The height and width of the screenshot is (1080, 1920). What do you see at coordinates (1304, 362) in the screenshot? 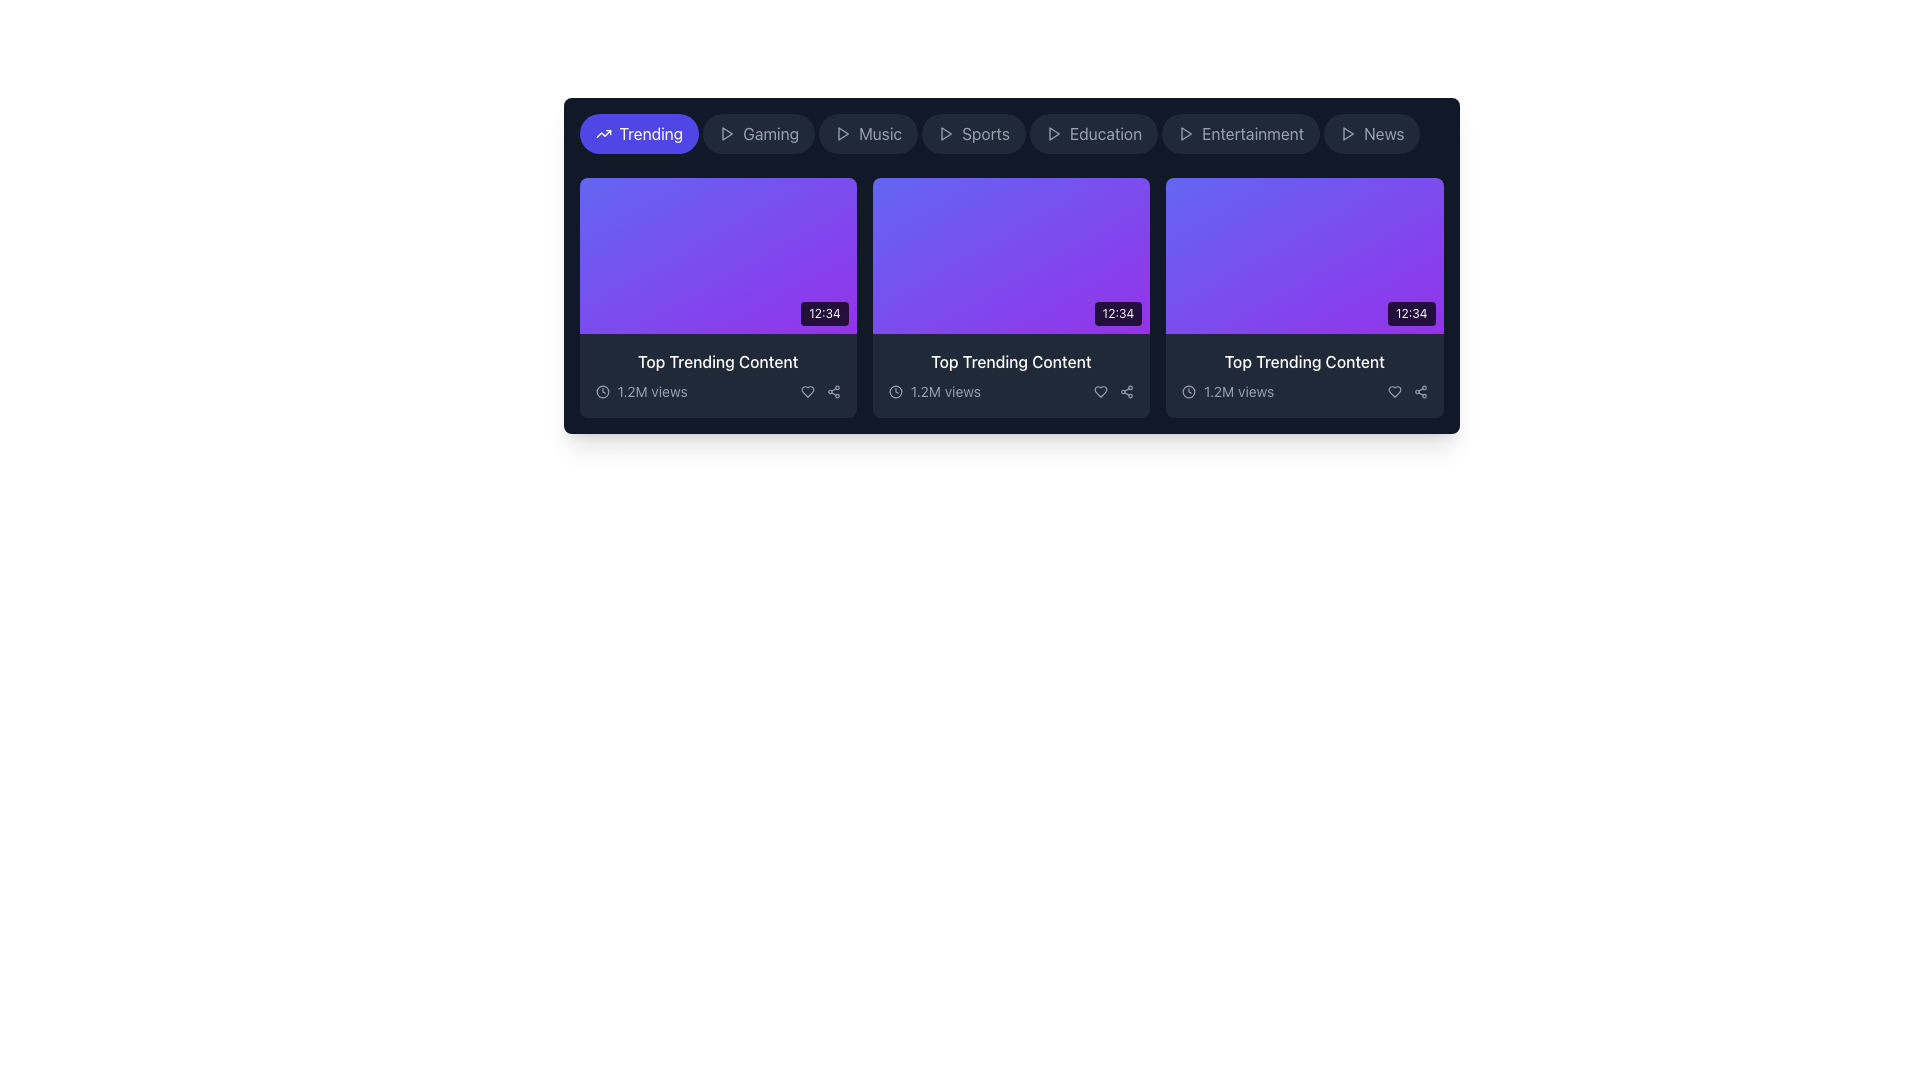
I see `the text label displaying 'Top Trending Content' in white color, which is positioned within the third content card, beneath a purple thumbnail and above '1.2M views'` at bounding box center [1304, 362].